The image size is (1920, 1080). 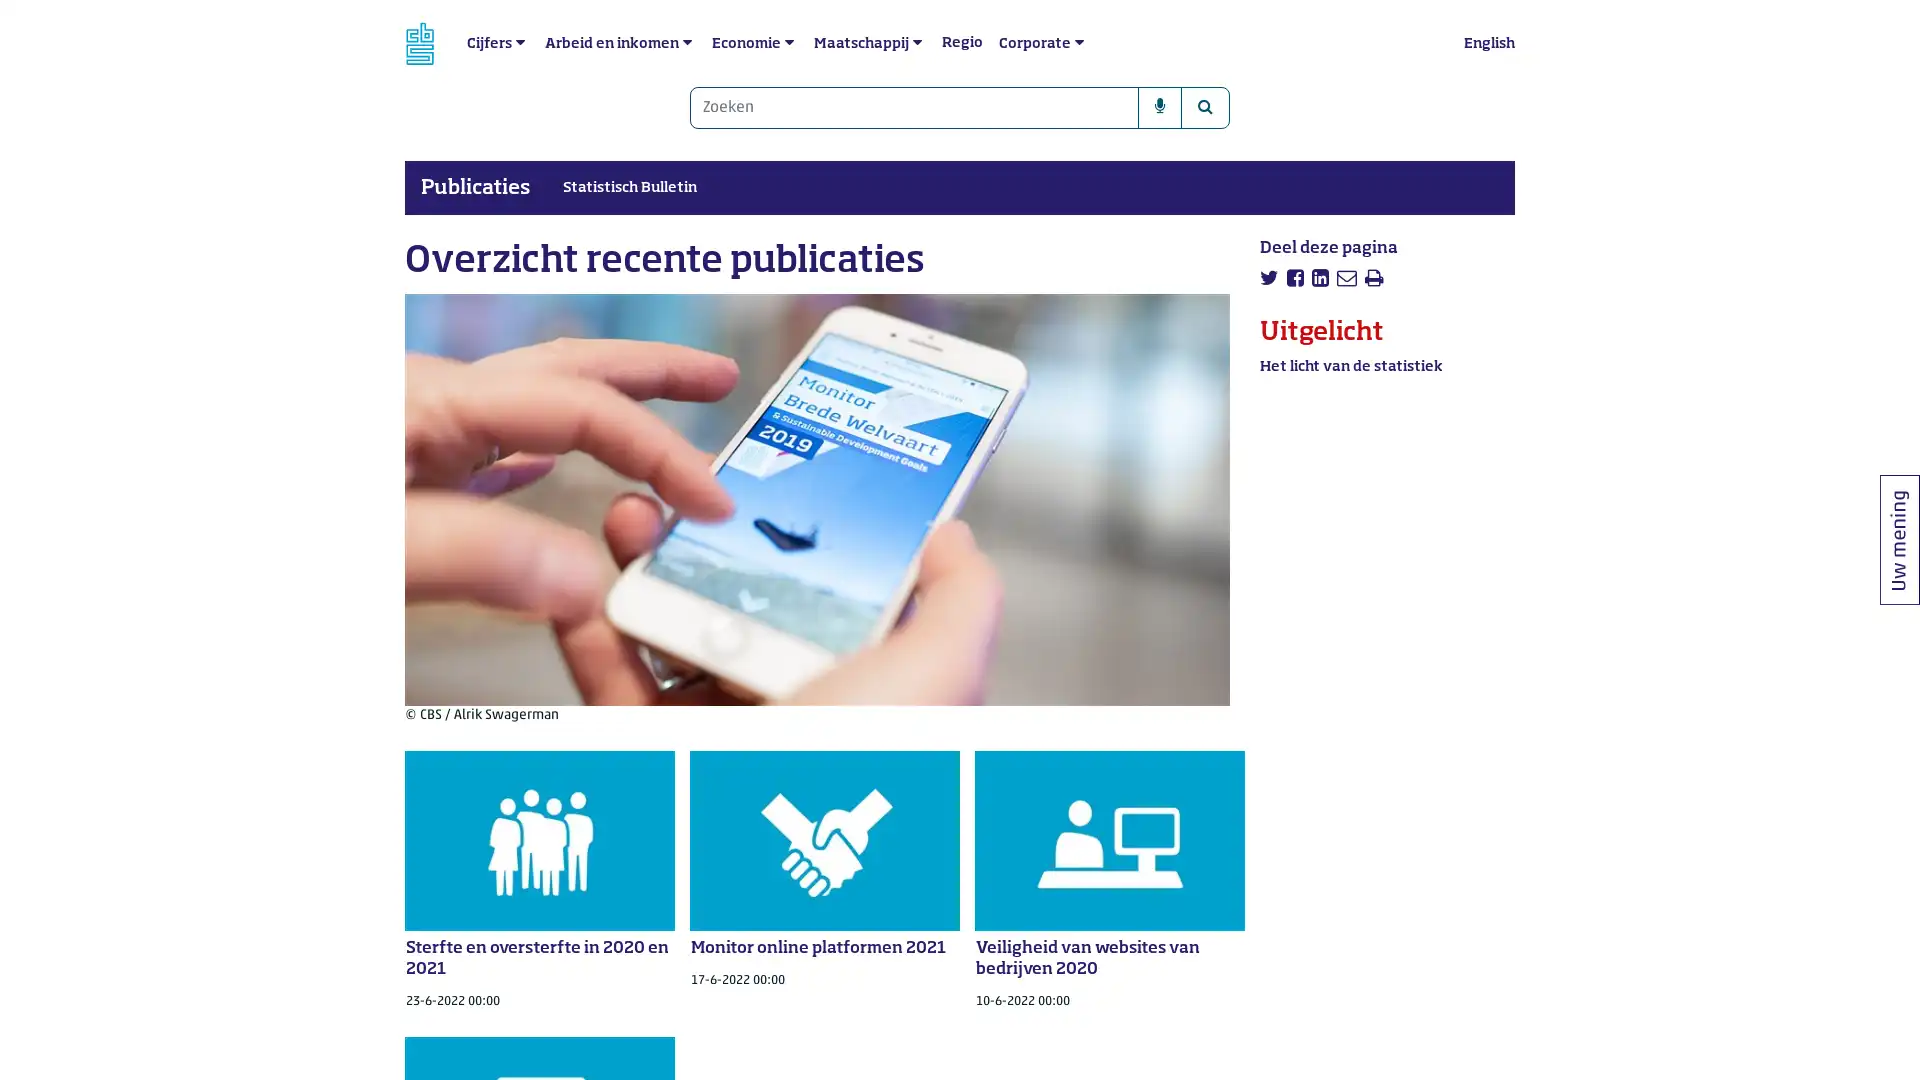 What do you see at coordinates (916, 42) in the screenshot?
I see `submenu Maatschappij` at bounding box center [916, 42].